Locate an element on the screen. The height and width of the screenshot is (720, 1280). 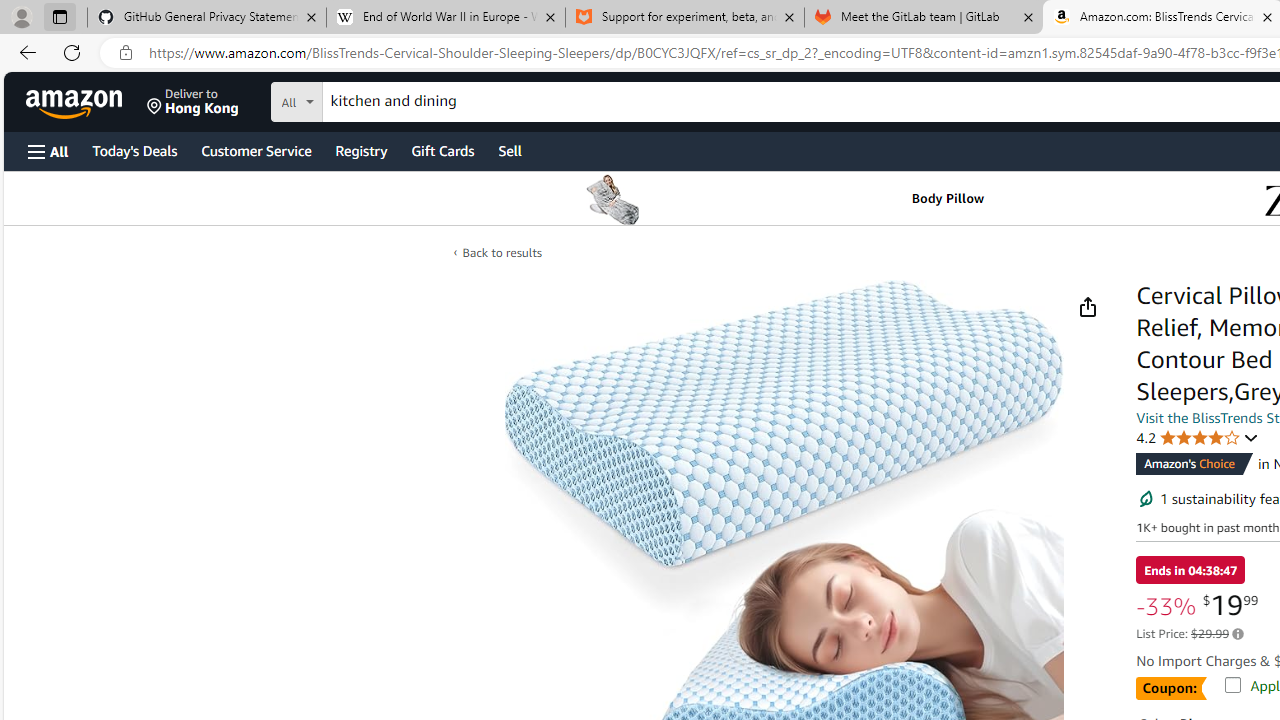
'End of World War II in Europe - Wikipedia' is located at coordinates (444, 17).